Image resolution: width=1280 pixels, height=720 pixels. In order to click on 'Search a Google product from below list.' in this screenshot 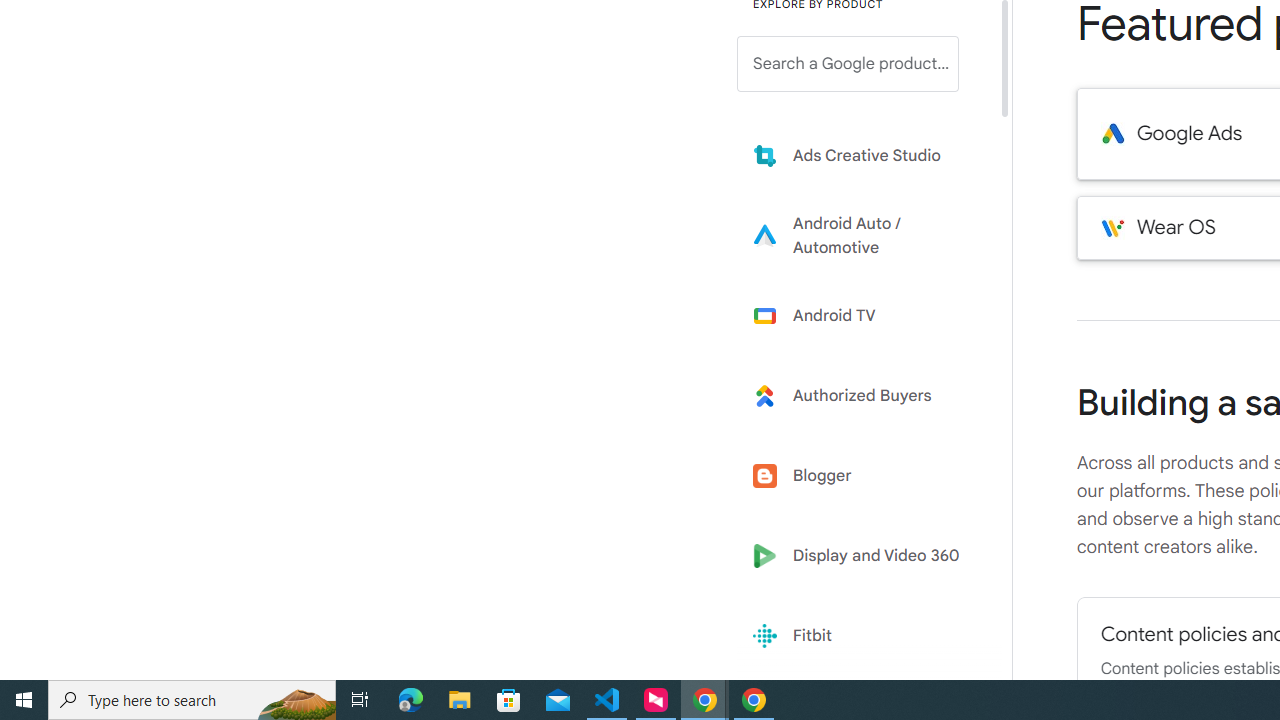, I will do `click(848, 63)`.